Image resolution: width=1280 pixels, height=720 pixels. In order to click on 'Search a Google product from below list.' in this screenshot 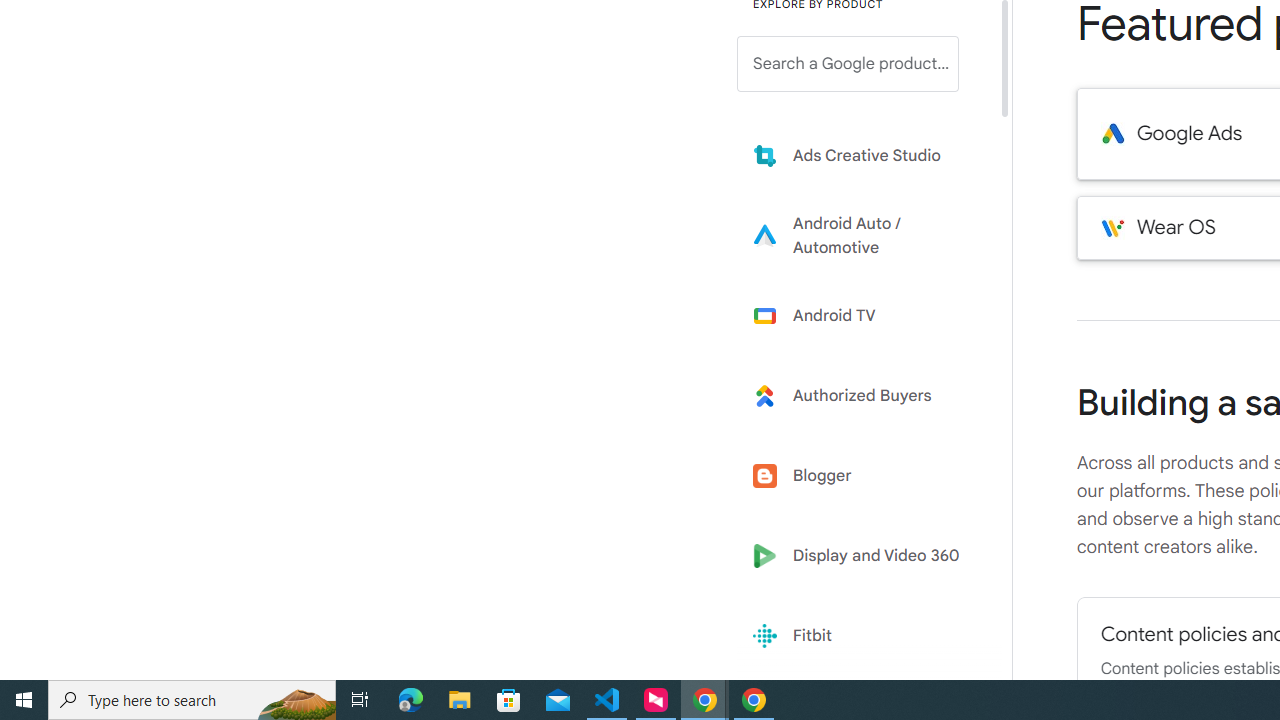, I will do `click(848, 63)`.